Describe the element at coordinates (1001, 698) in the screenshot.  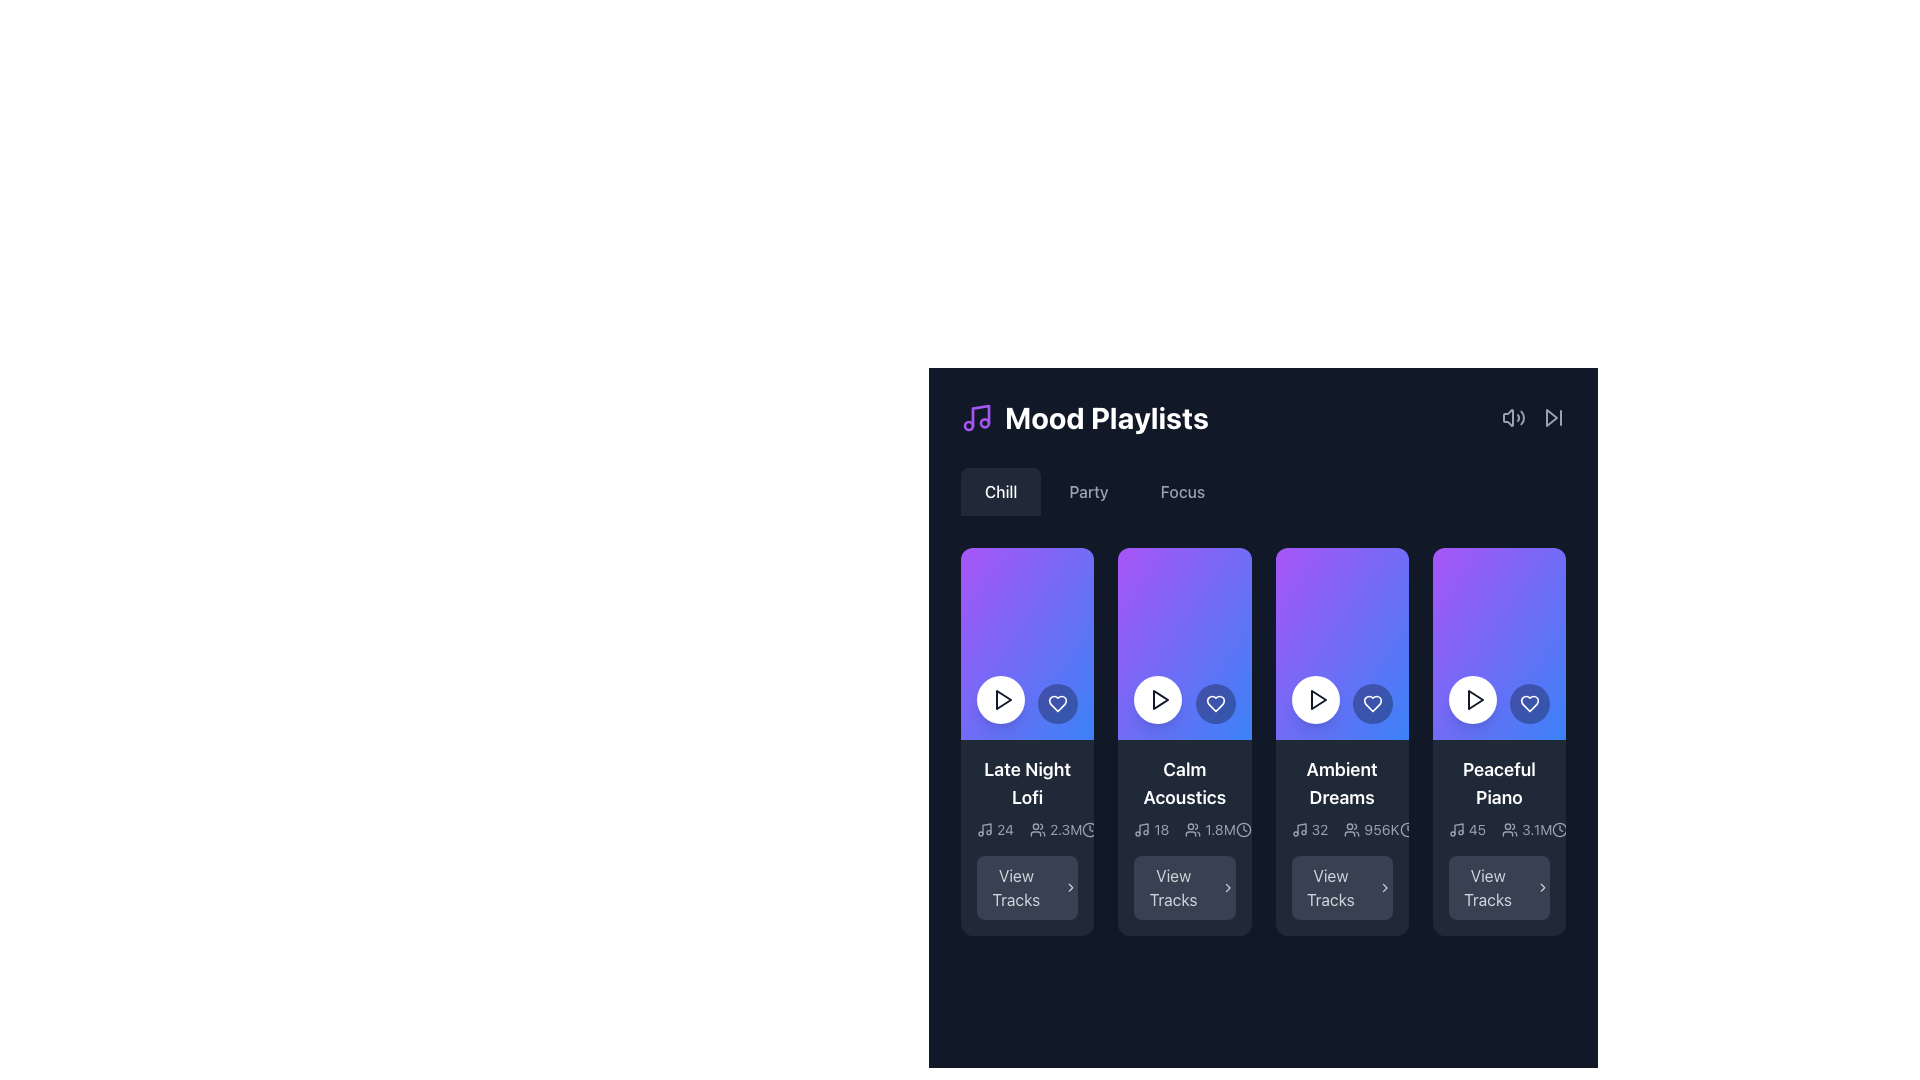
I see `the circular button with a white background and triangular play icon, located centrally in the first playlist card, to trigger the enlargement effect` at that location.